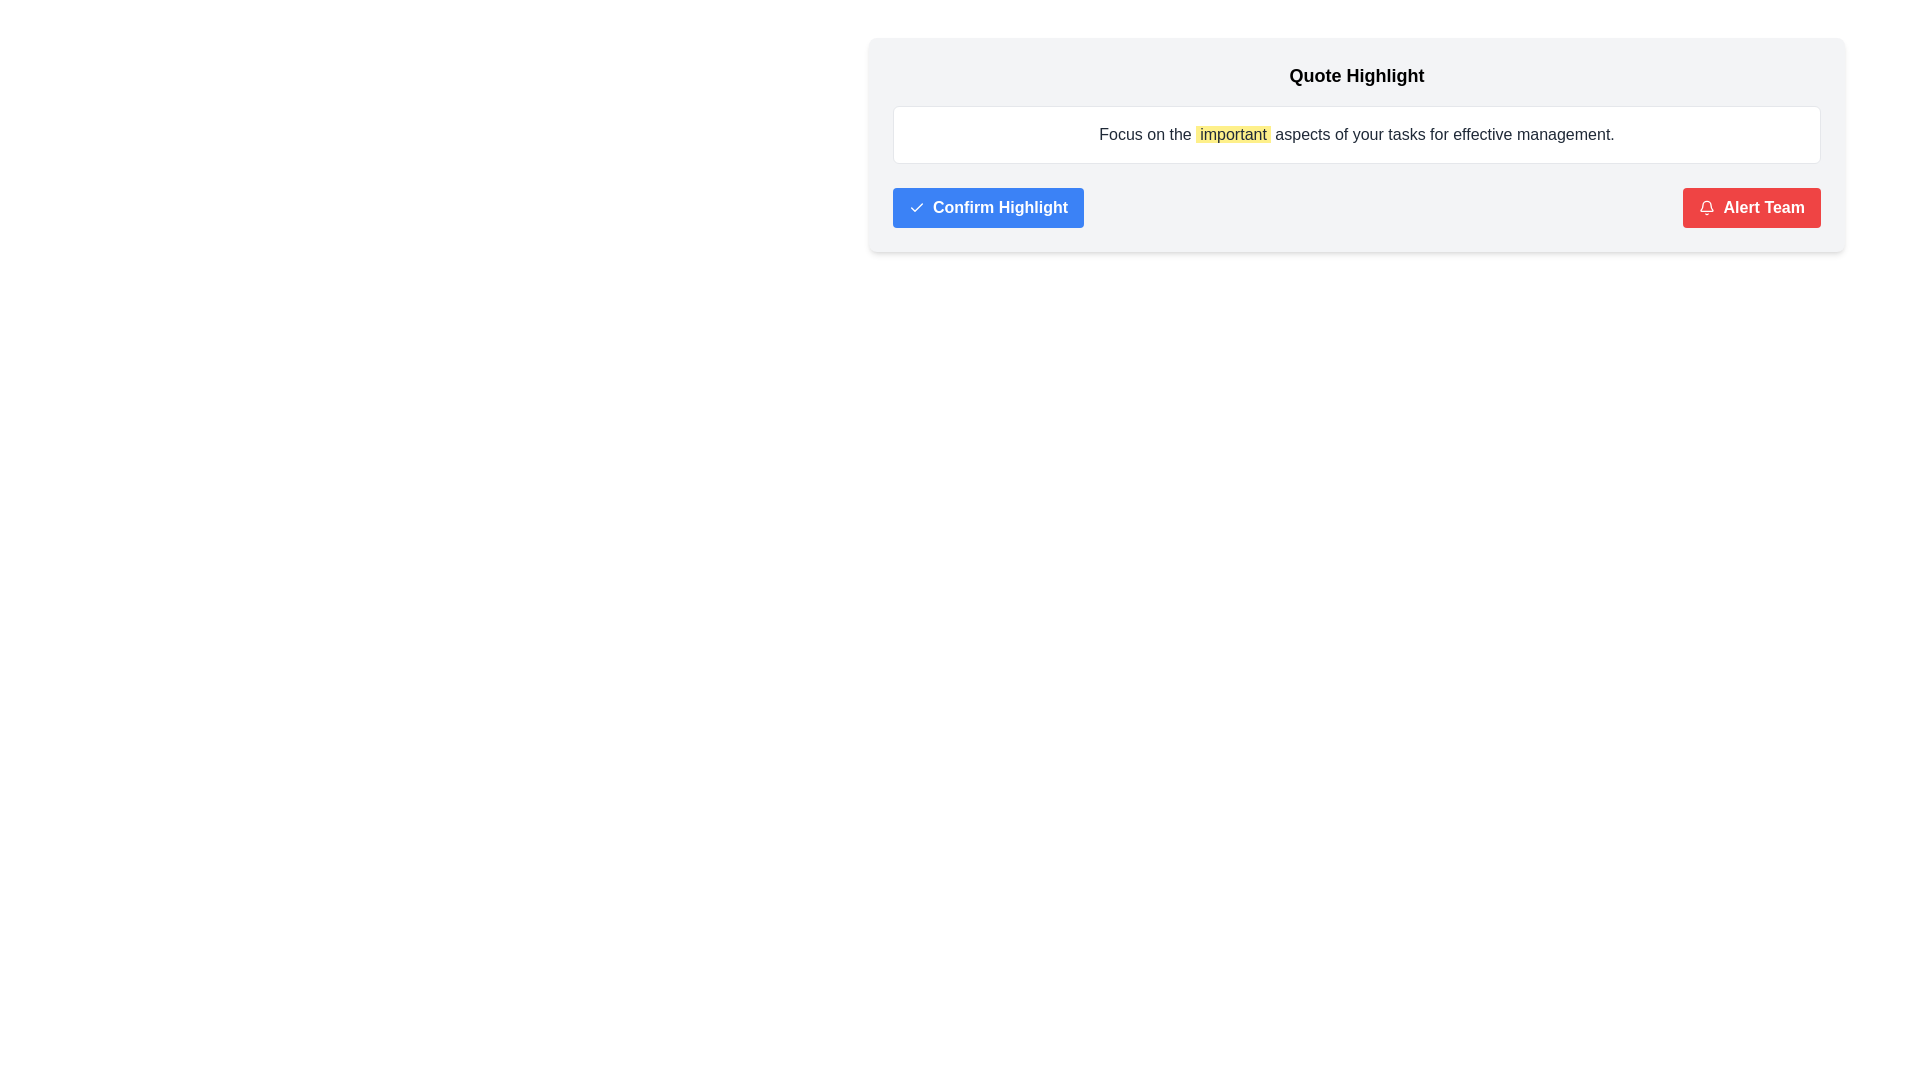 Image resolution: width=1920 pixels, height=1080 pixels. I want to click on the bell icon representing notifications located within the 'Alert Team' button on the left side of the text, so click(1706, 208).